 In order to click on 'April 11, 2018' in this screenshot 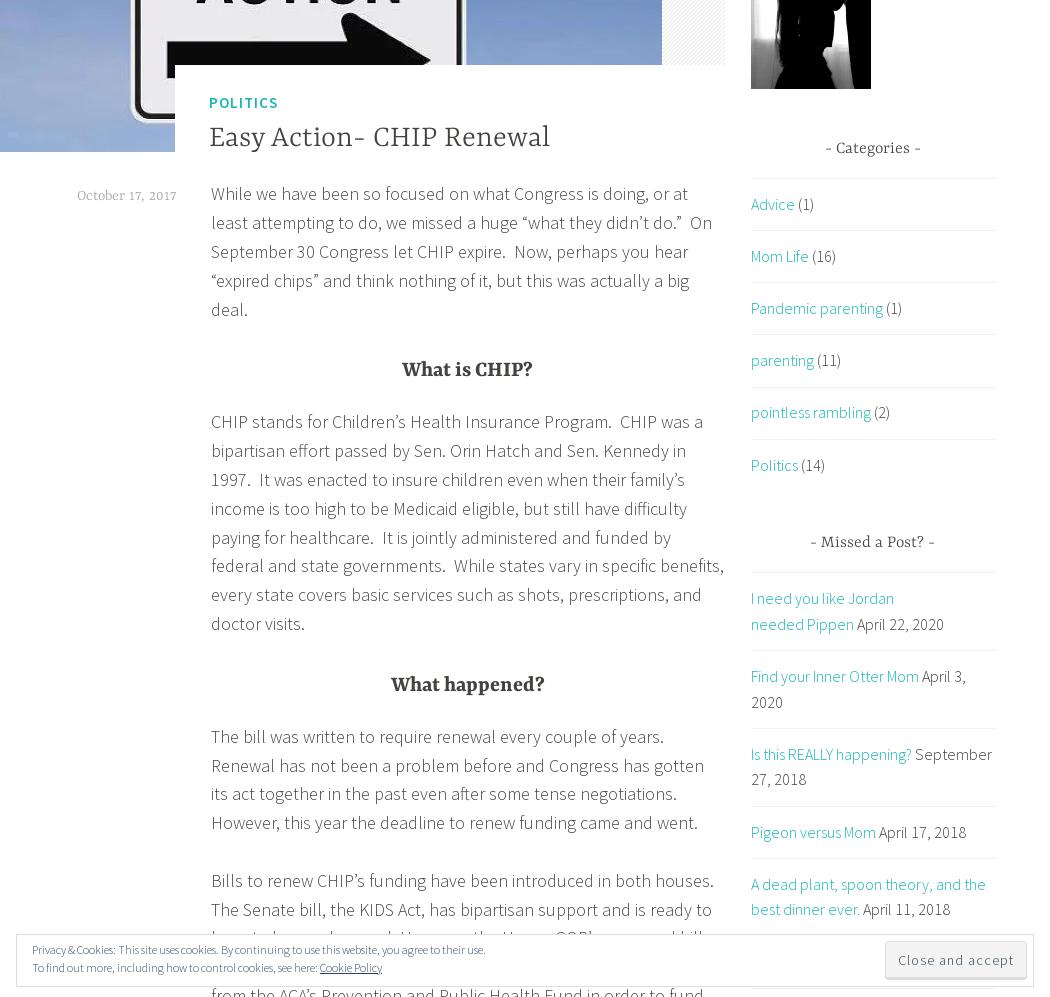, I will do `click(862, 908)`.